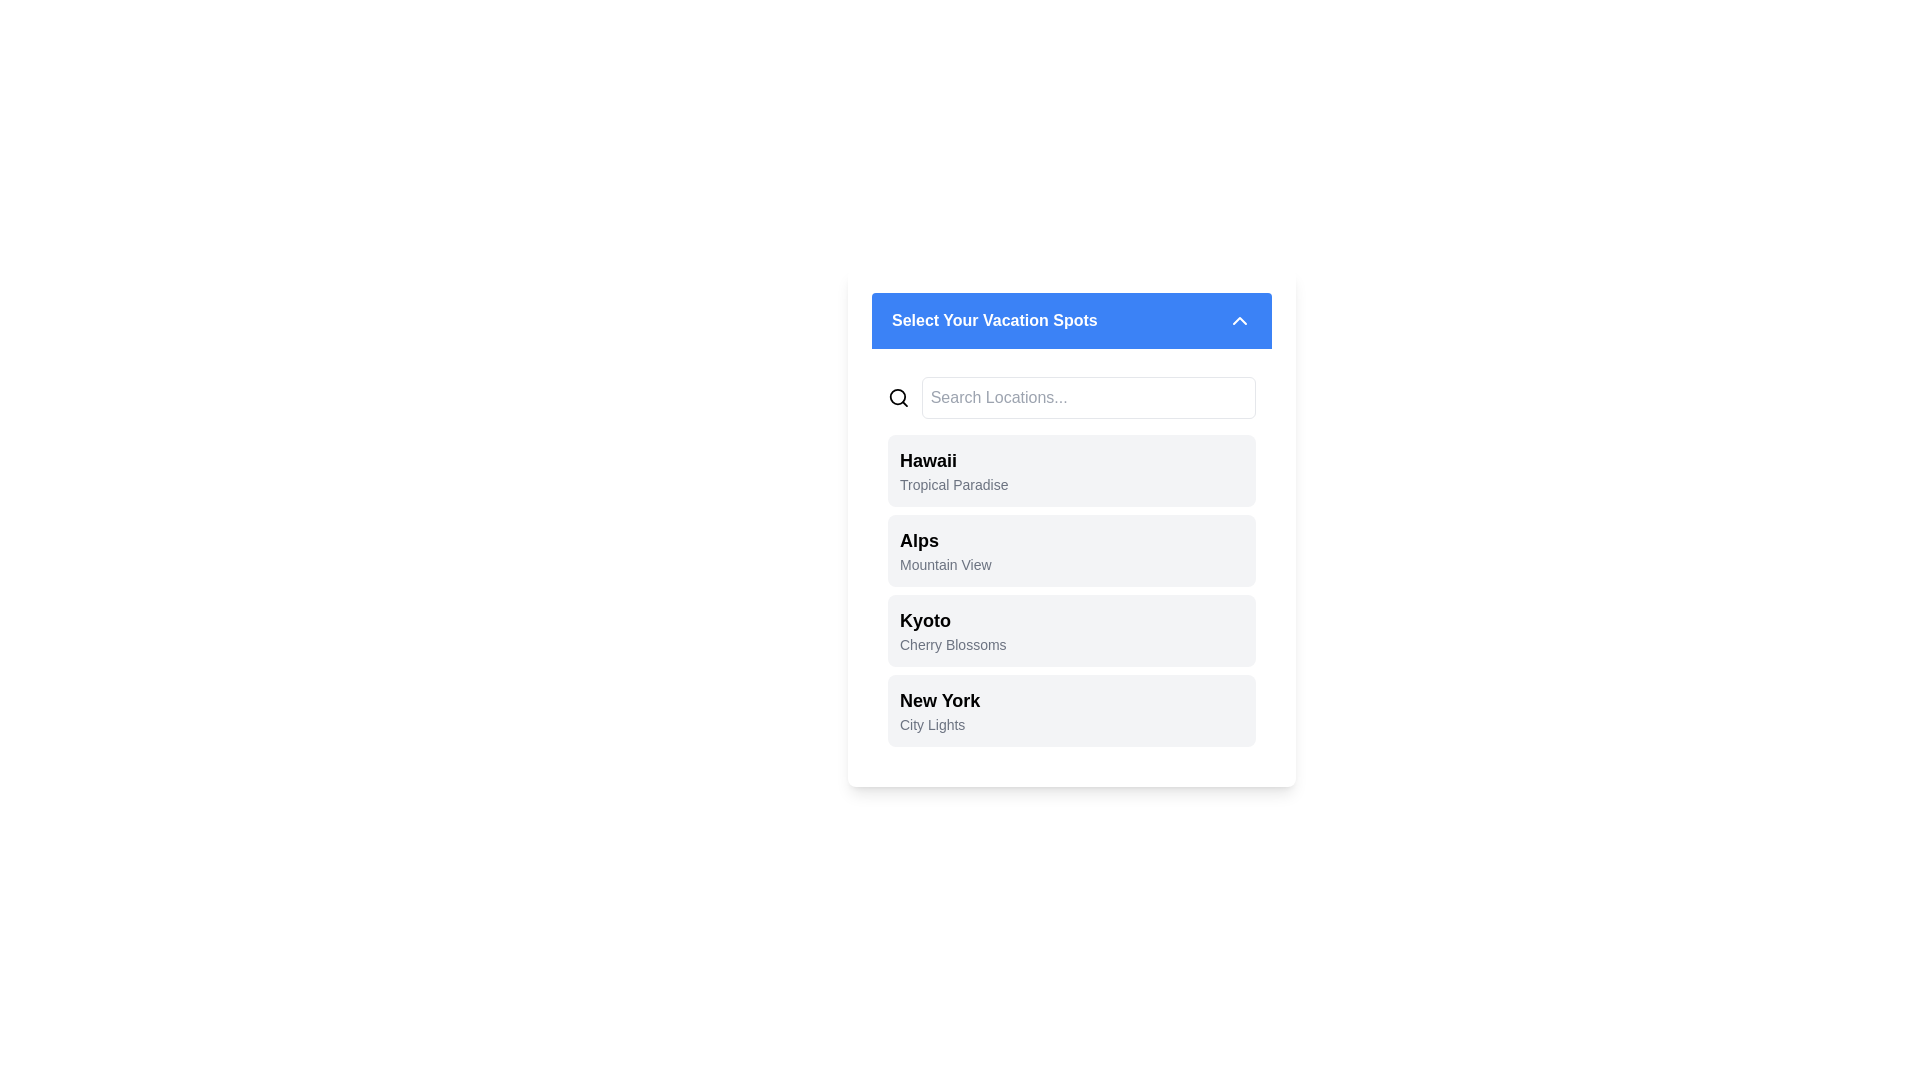 The image size is (1920, 1080). What do you see at coordinates (1238, 319) in the screenshot?
I see `the Chevron Upward icon in the top-right corner of the 'Select Your Vacation Spots' section` at bounding box center [1238, 319].